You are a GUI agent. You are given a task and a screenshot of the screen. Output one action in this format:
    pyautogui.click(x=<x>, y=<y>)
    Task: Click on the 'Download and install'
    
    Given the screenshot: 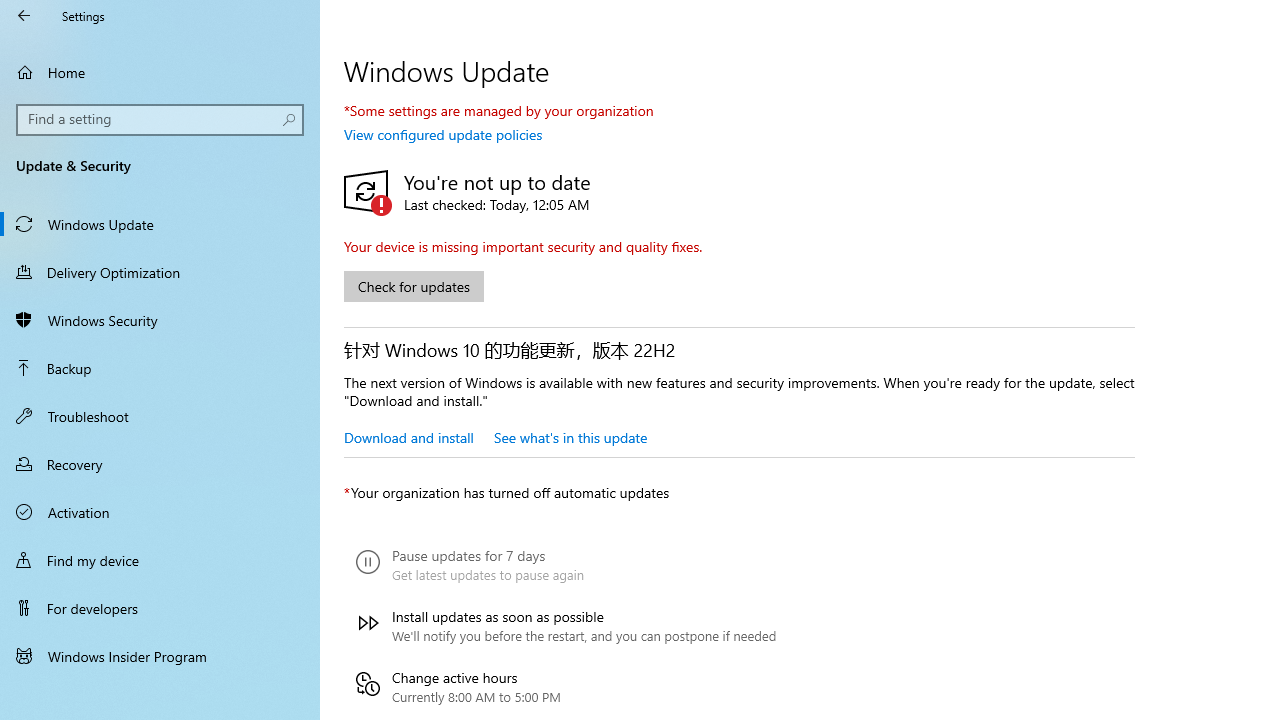 What is the action you would take?
    pyautogui.click(x=407, y=436)
    